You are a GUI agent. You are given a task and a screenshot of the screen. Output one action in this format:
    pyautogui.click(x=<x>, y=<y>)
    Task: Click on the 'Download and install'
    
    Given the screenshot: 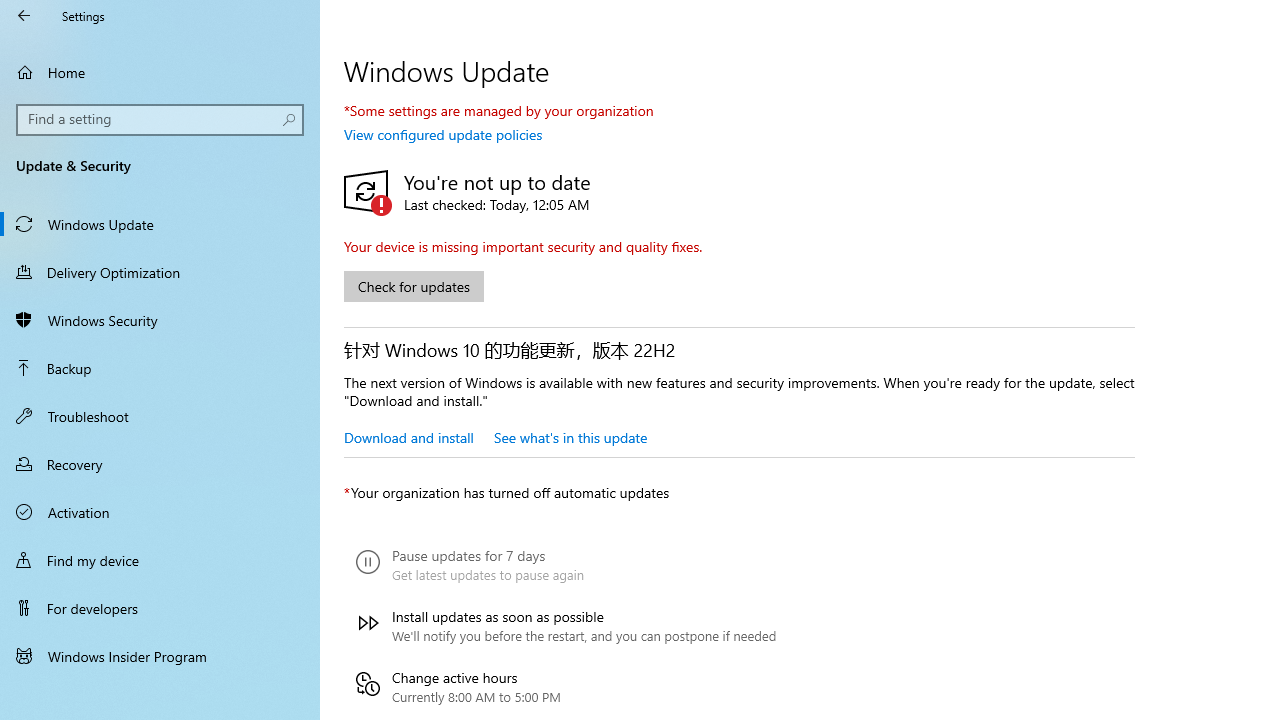 What is the action you would take?
    pyautogui.click(x=407, y=436)
    